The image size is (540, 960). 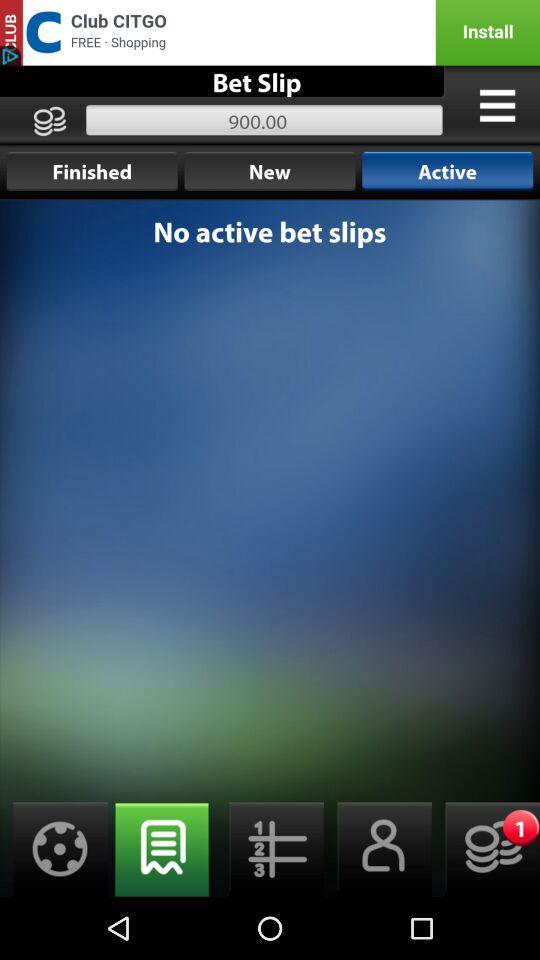 What do you see at coordinates (161, 909) in the screenshot?
I see `the chat icon` at bounding box center [161, 909].